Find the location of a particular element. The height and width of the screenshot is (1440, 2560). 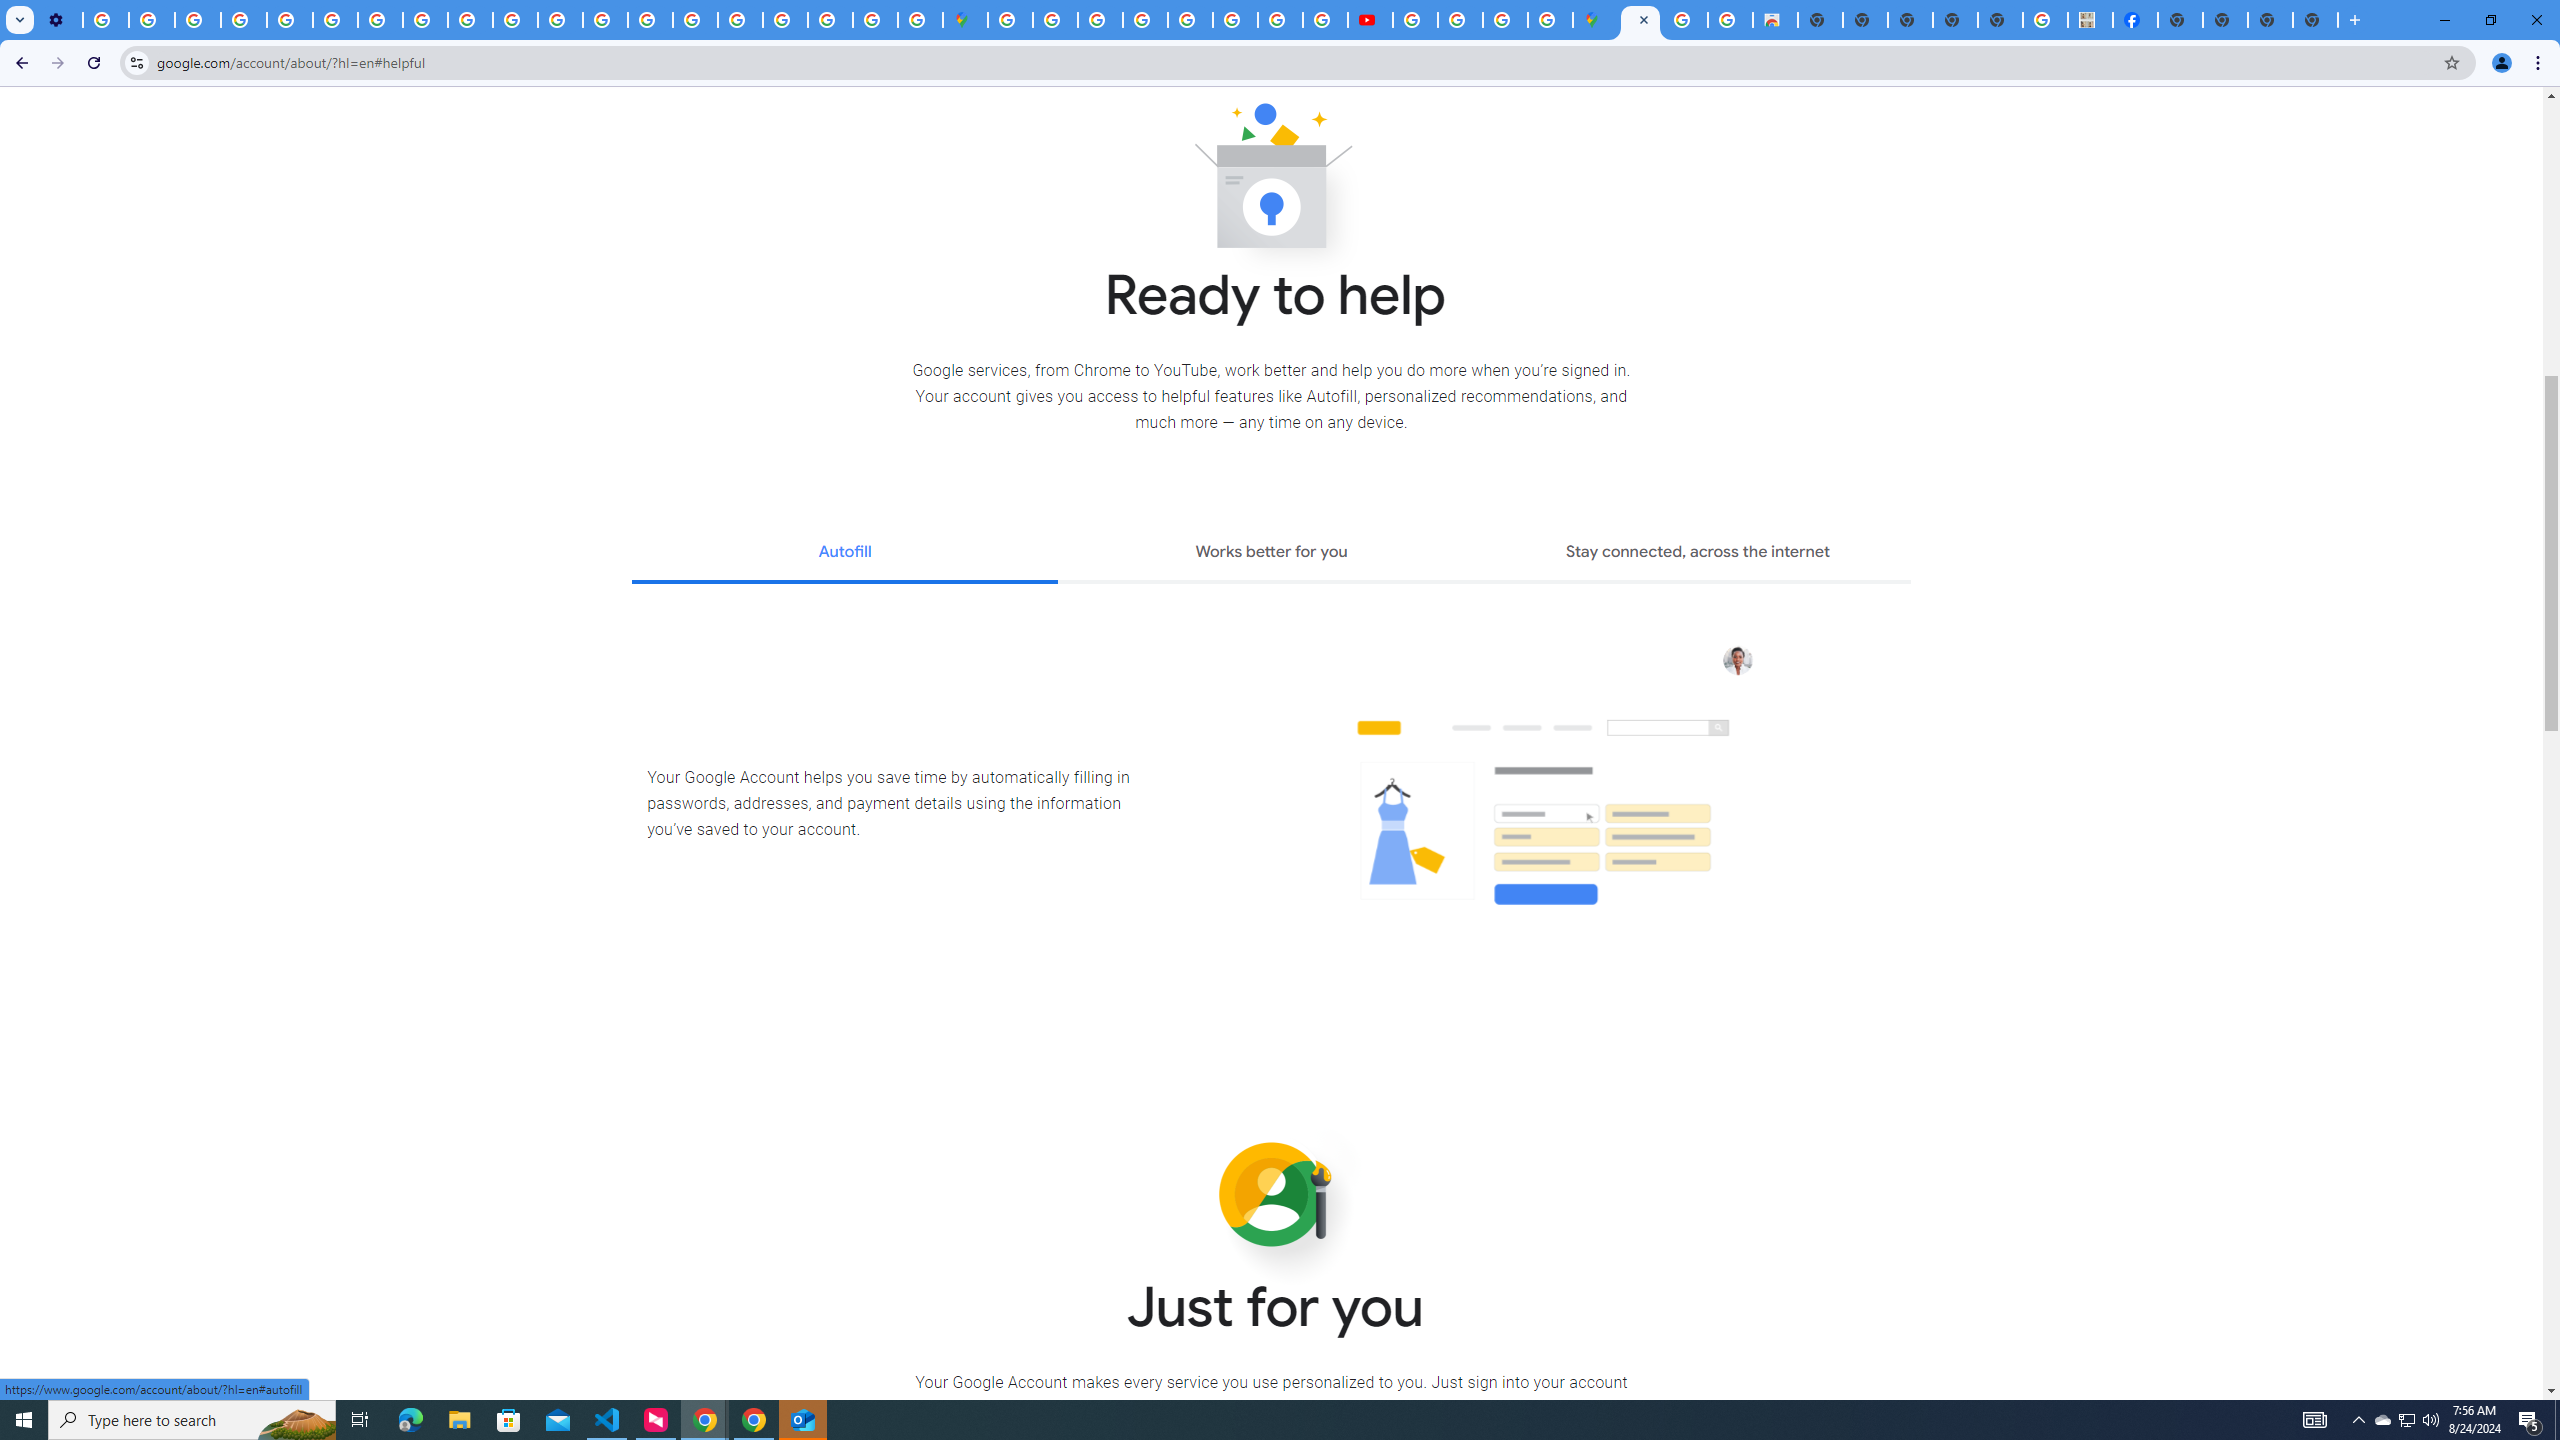

'New Tab' is located at coordinates (2315, 19).